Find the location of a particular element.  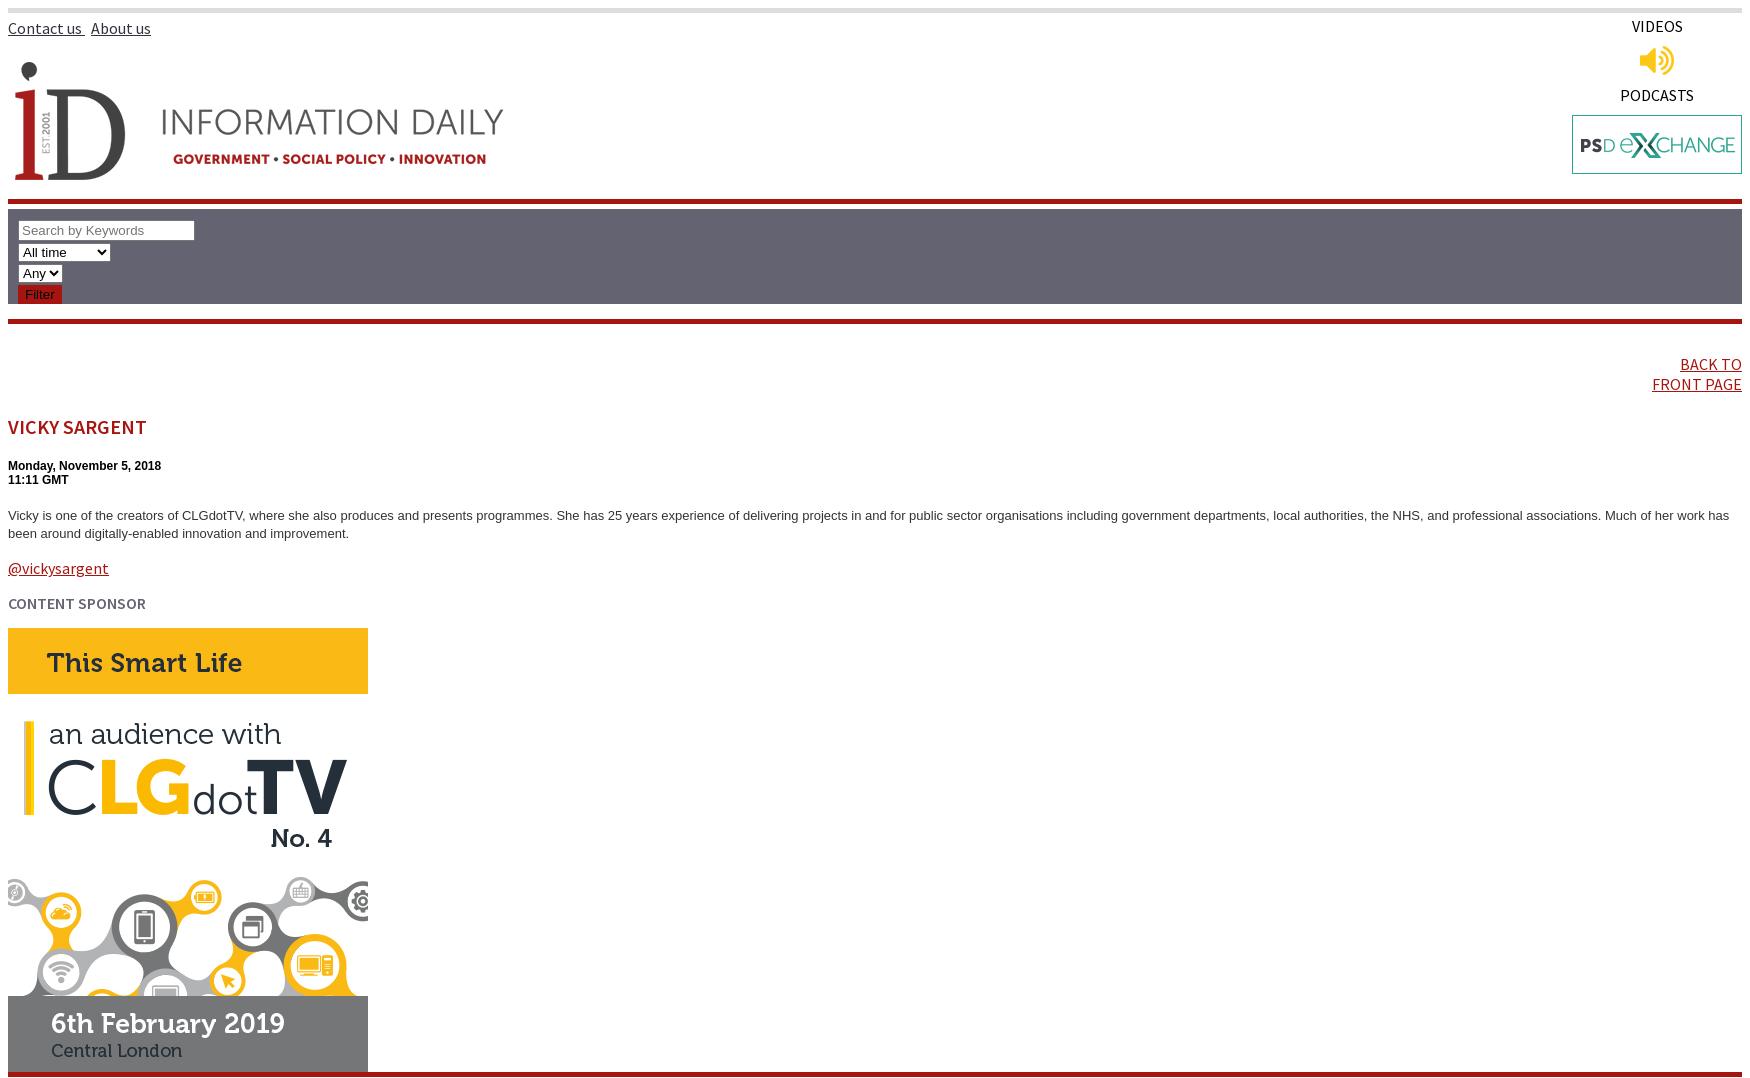

'Monday, November 5, 2018' is located at coordinates (84, 465).